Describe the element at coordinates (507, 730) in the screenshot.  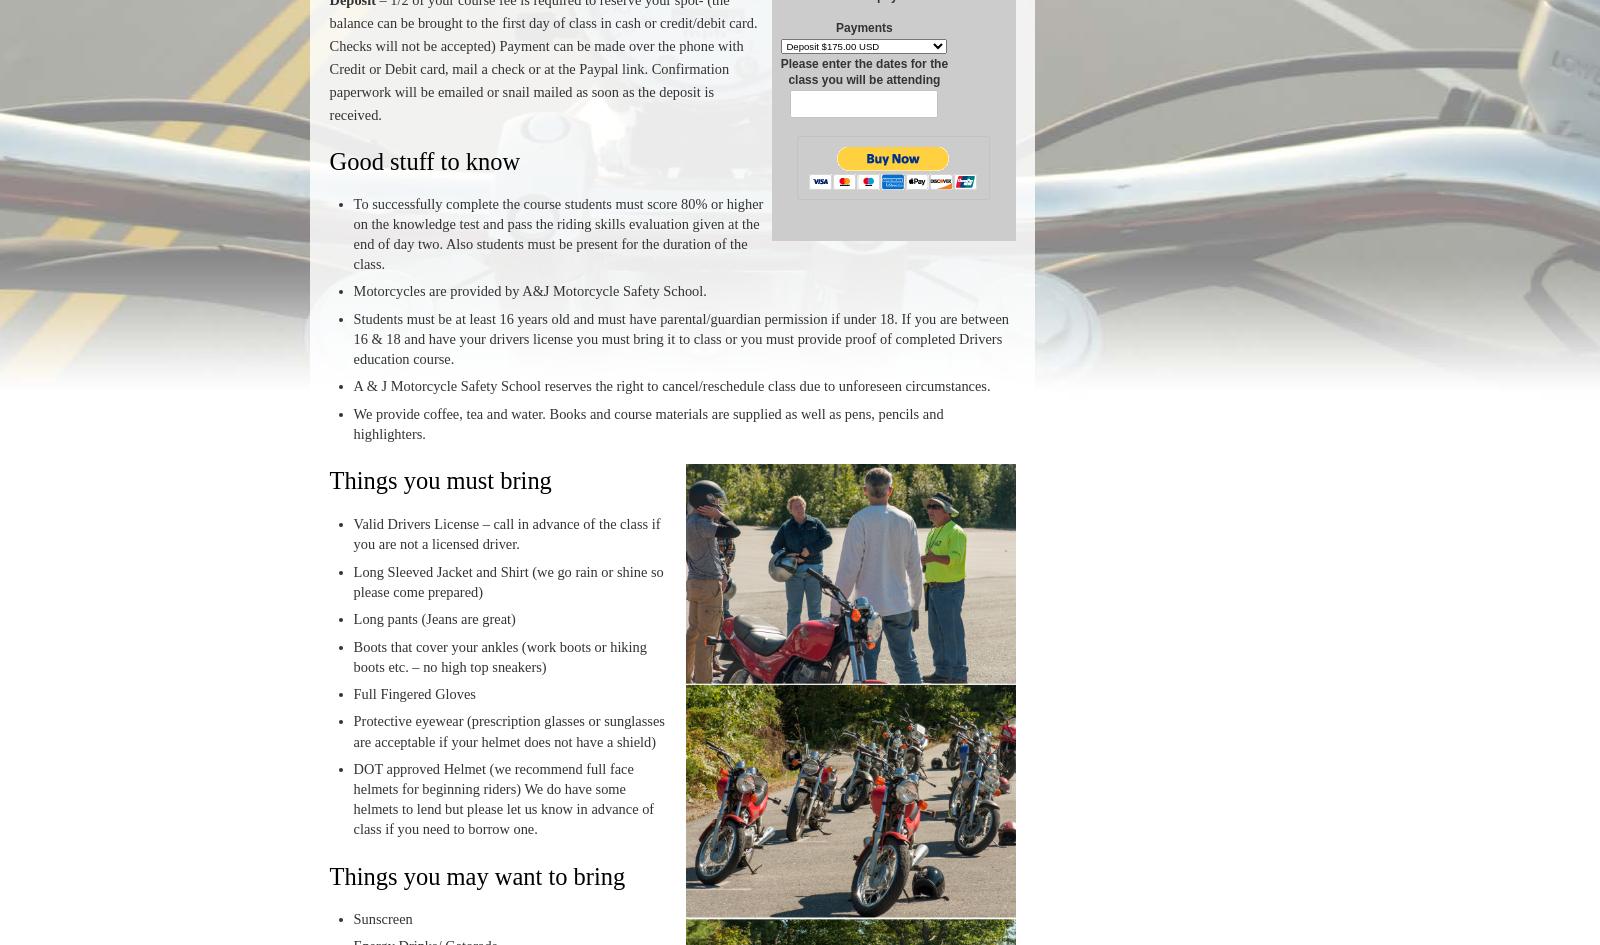
I see `'Protective eyewear (prescription glasses or sunglasses are acceptable if your helmet does not have a shield)'` at that location.